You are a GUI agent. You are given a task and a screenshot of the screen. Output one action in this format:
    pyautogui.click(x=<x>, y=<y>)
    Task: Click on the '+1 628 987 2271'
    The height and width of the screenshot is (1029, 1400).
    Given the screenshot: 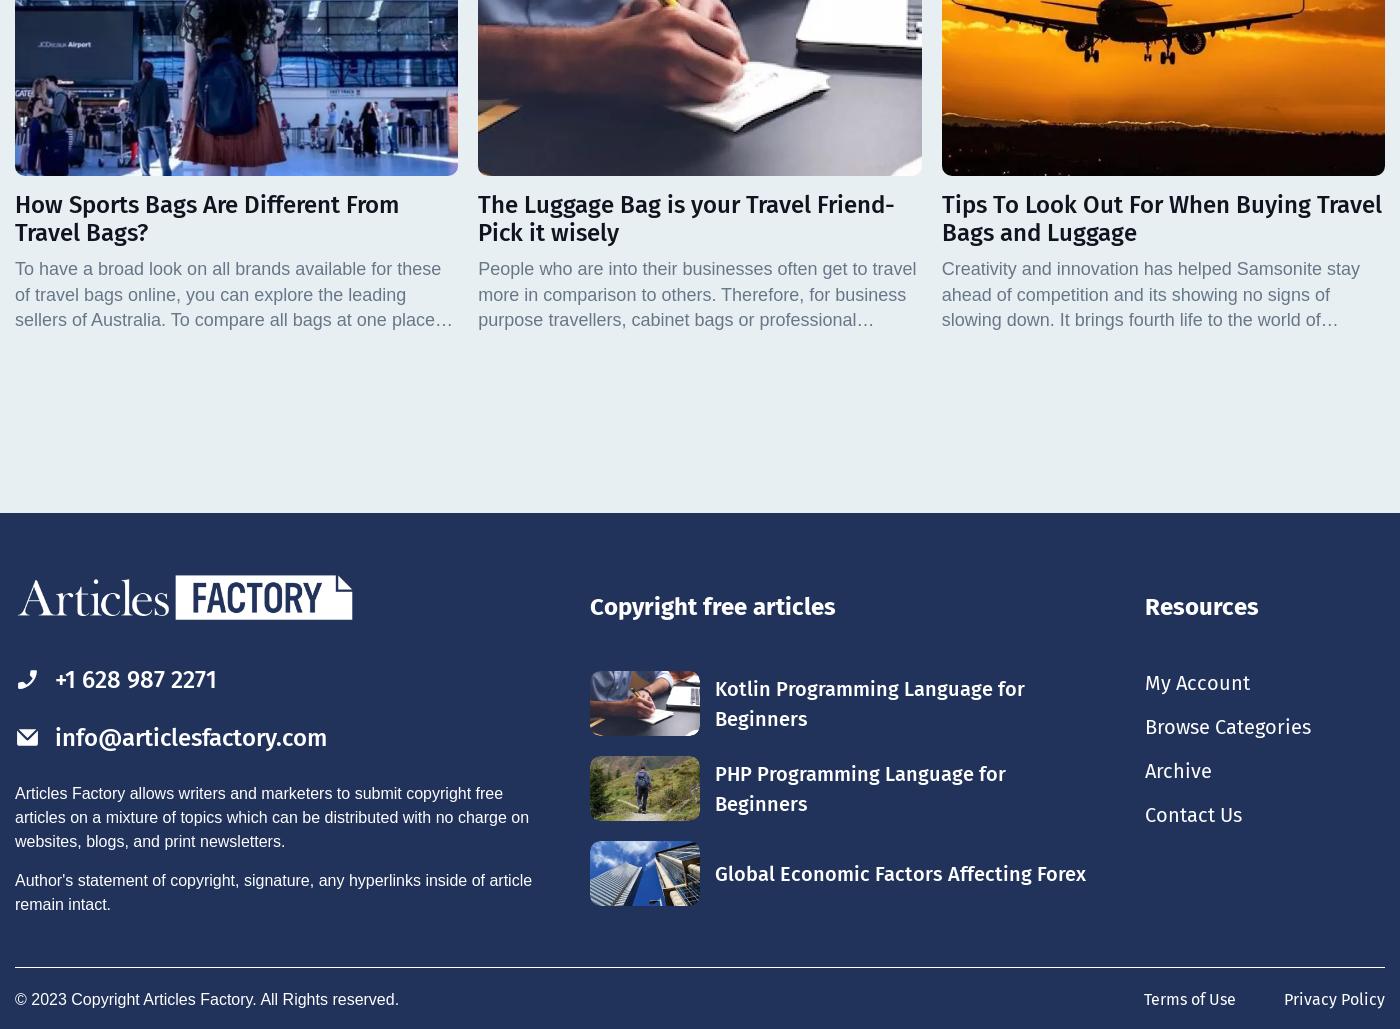 What is the action you would take?
    pyautogui.click(x=135, y=678)
    